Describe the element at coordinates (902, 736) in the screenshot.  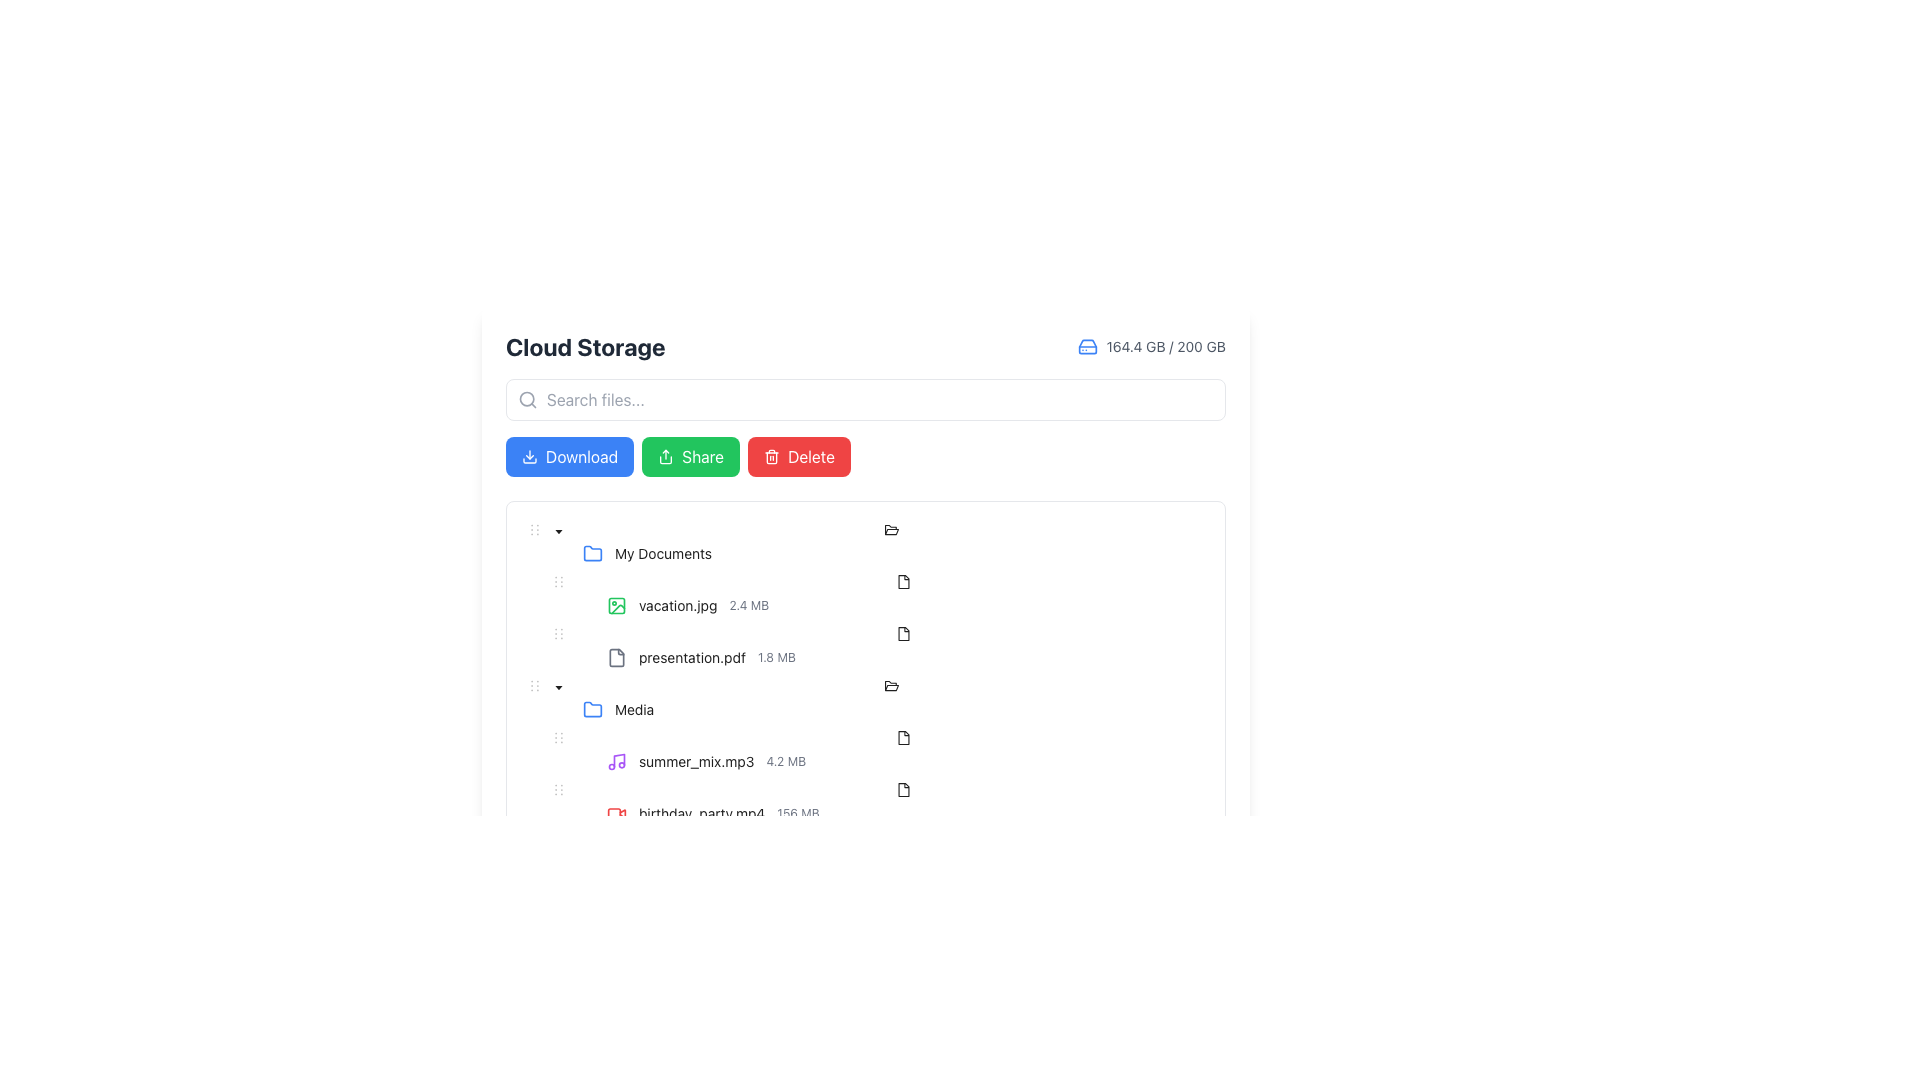
I see `the file icon representing 'birthday_party.mp4' in the Media folder list` at that location.